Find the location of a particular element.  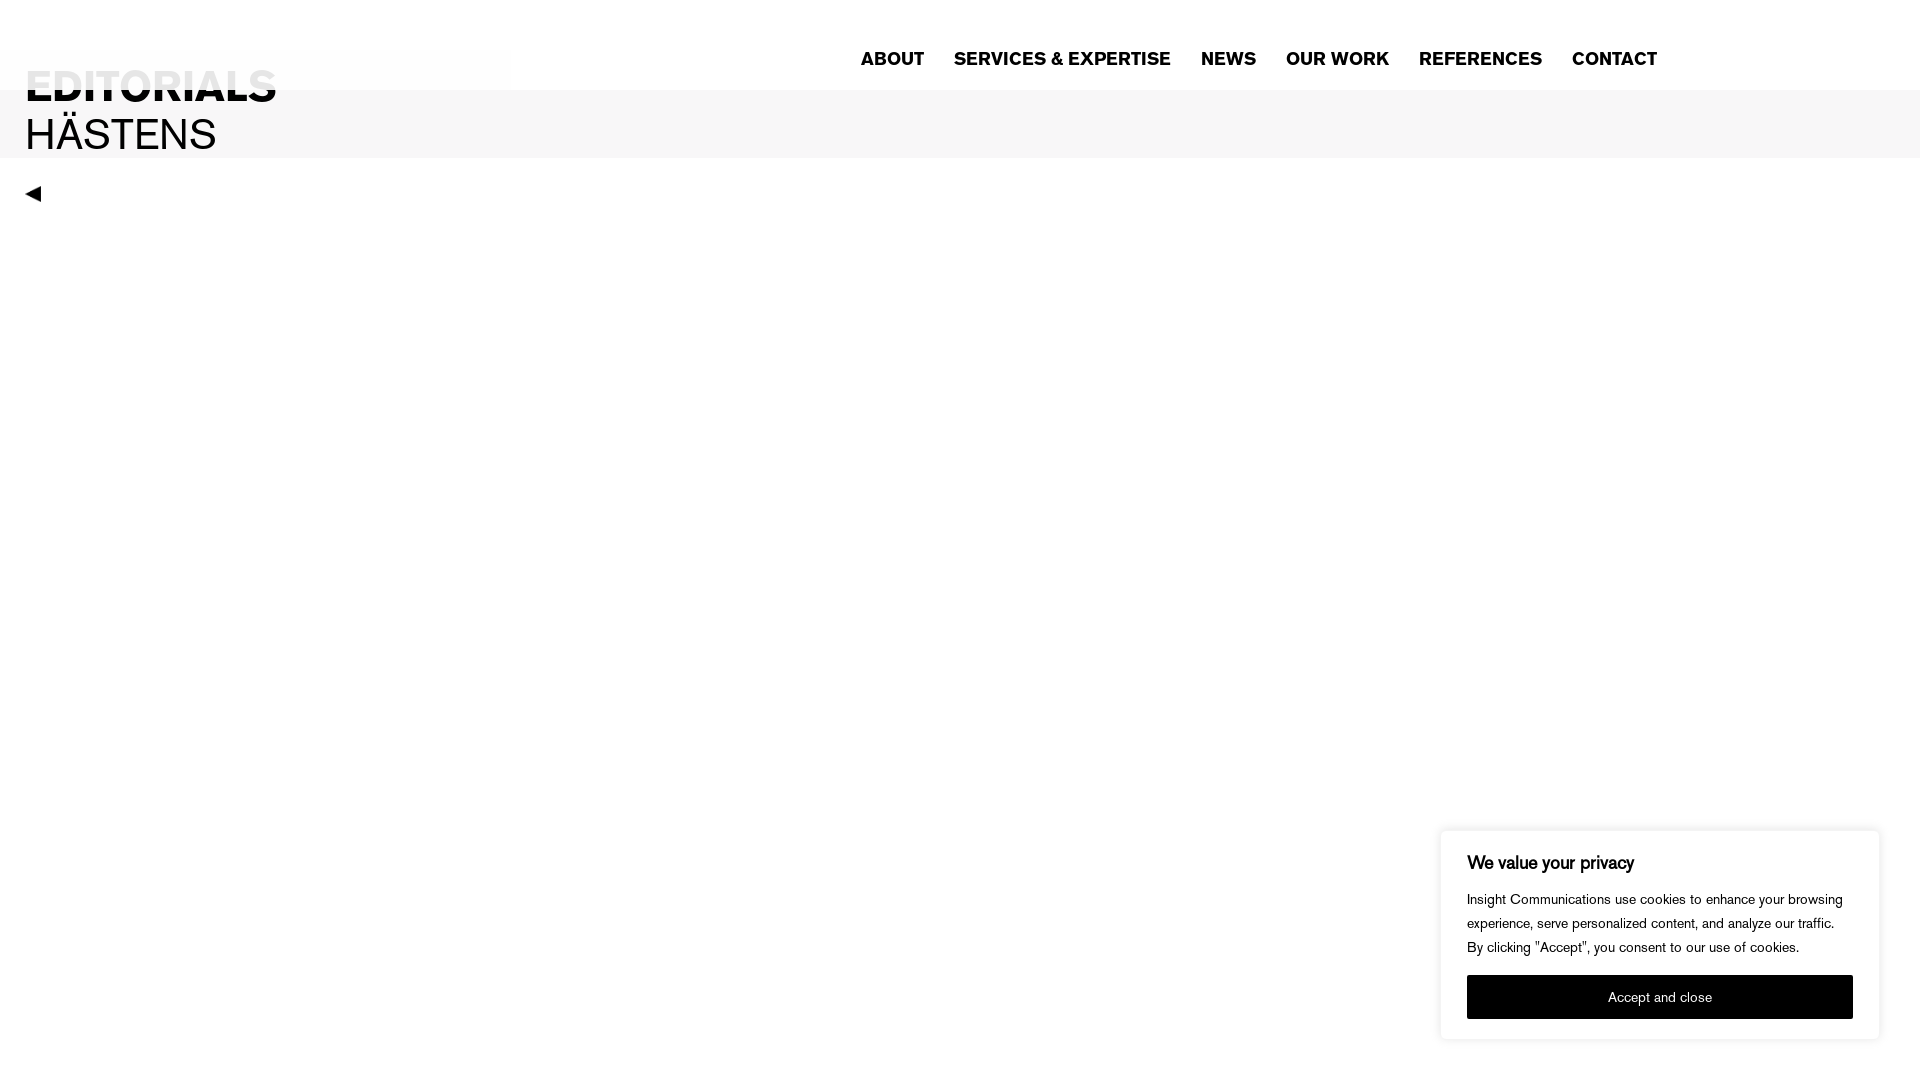

'REFERENCES' is located at coordinates (1480, 62).